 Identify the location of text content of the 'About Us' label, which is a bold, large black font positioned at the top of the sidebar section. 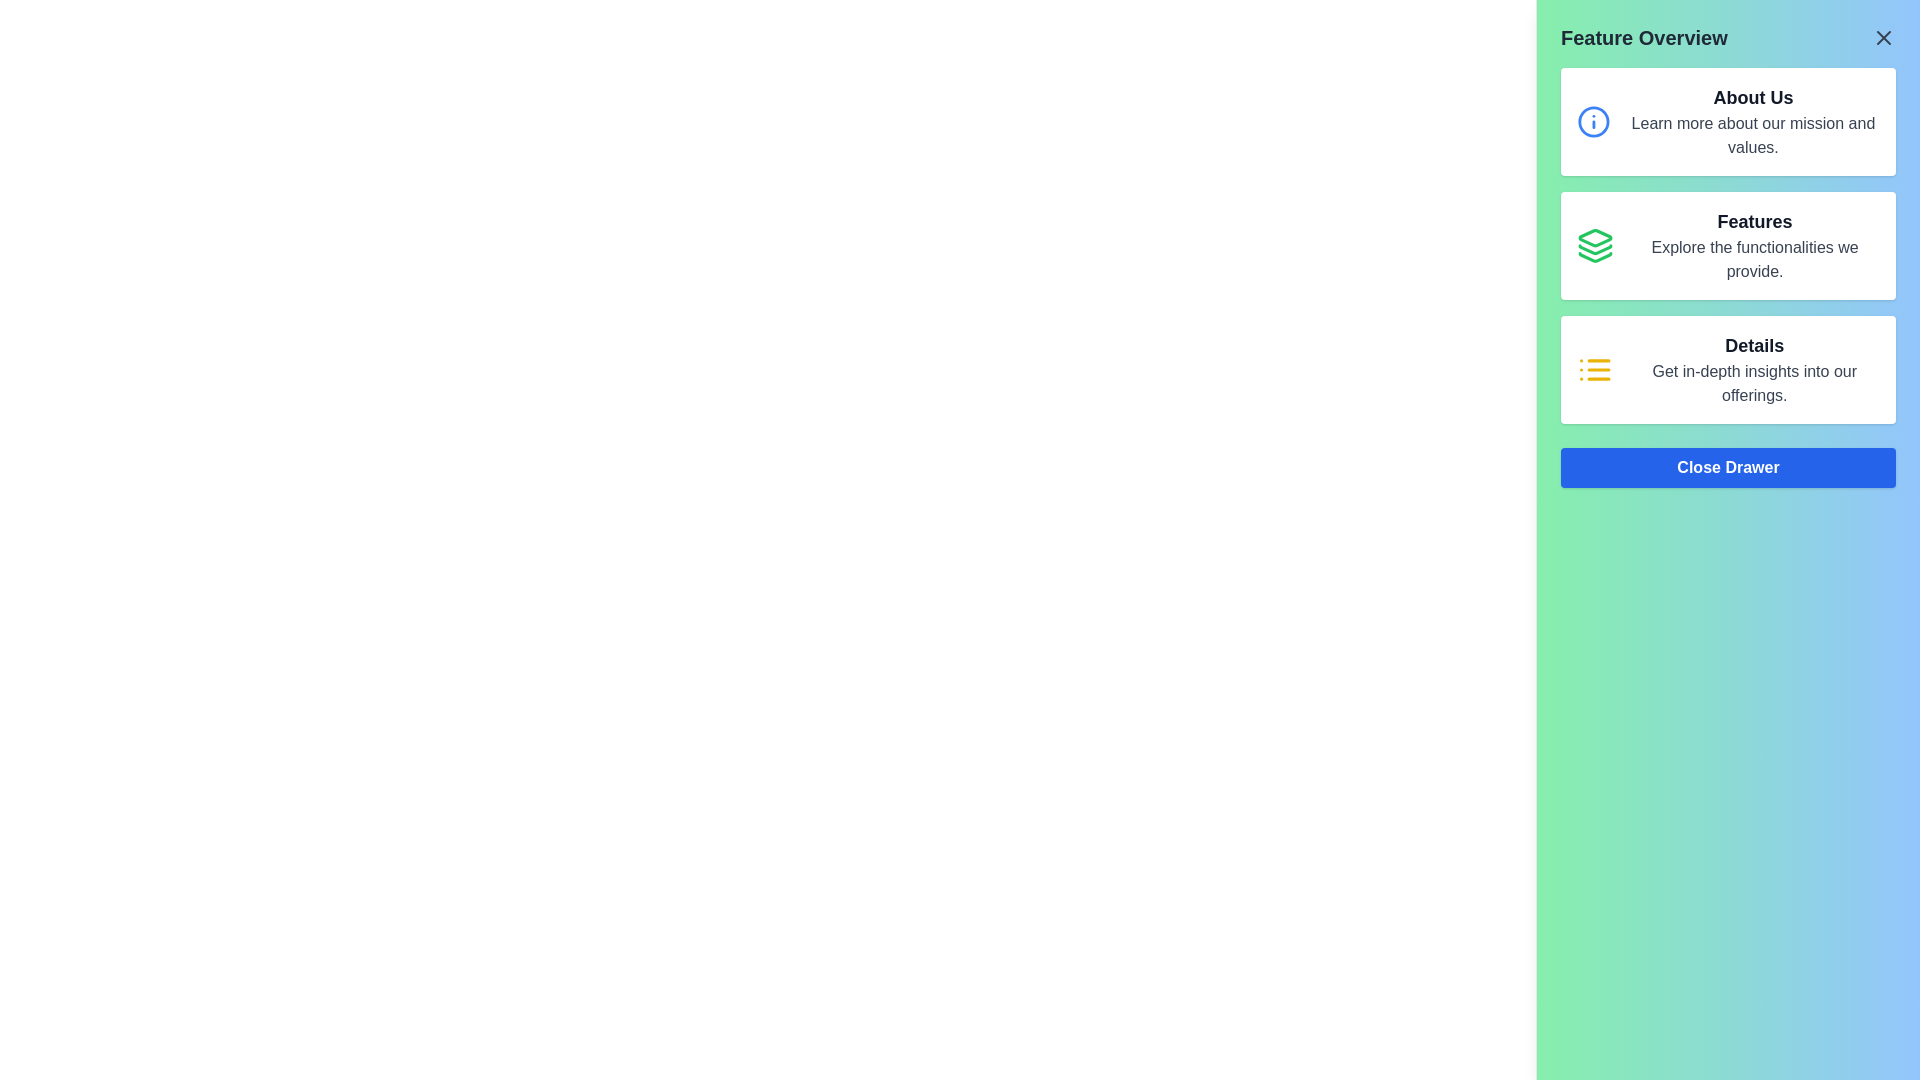
(1752, 97).